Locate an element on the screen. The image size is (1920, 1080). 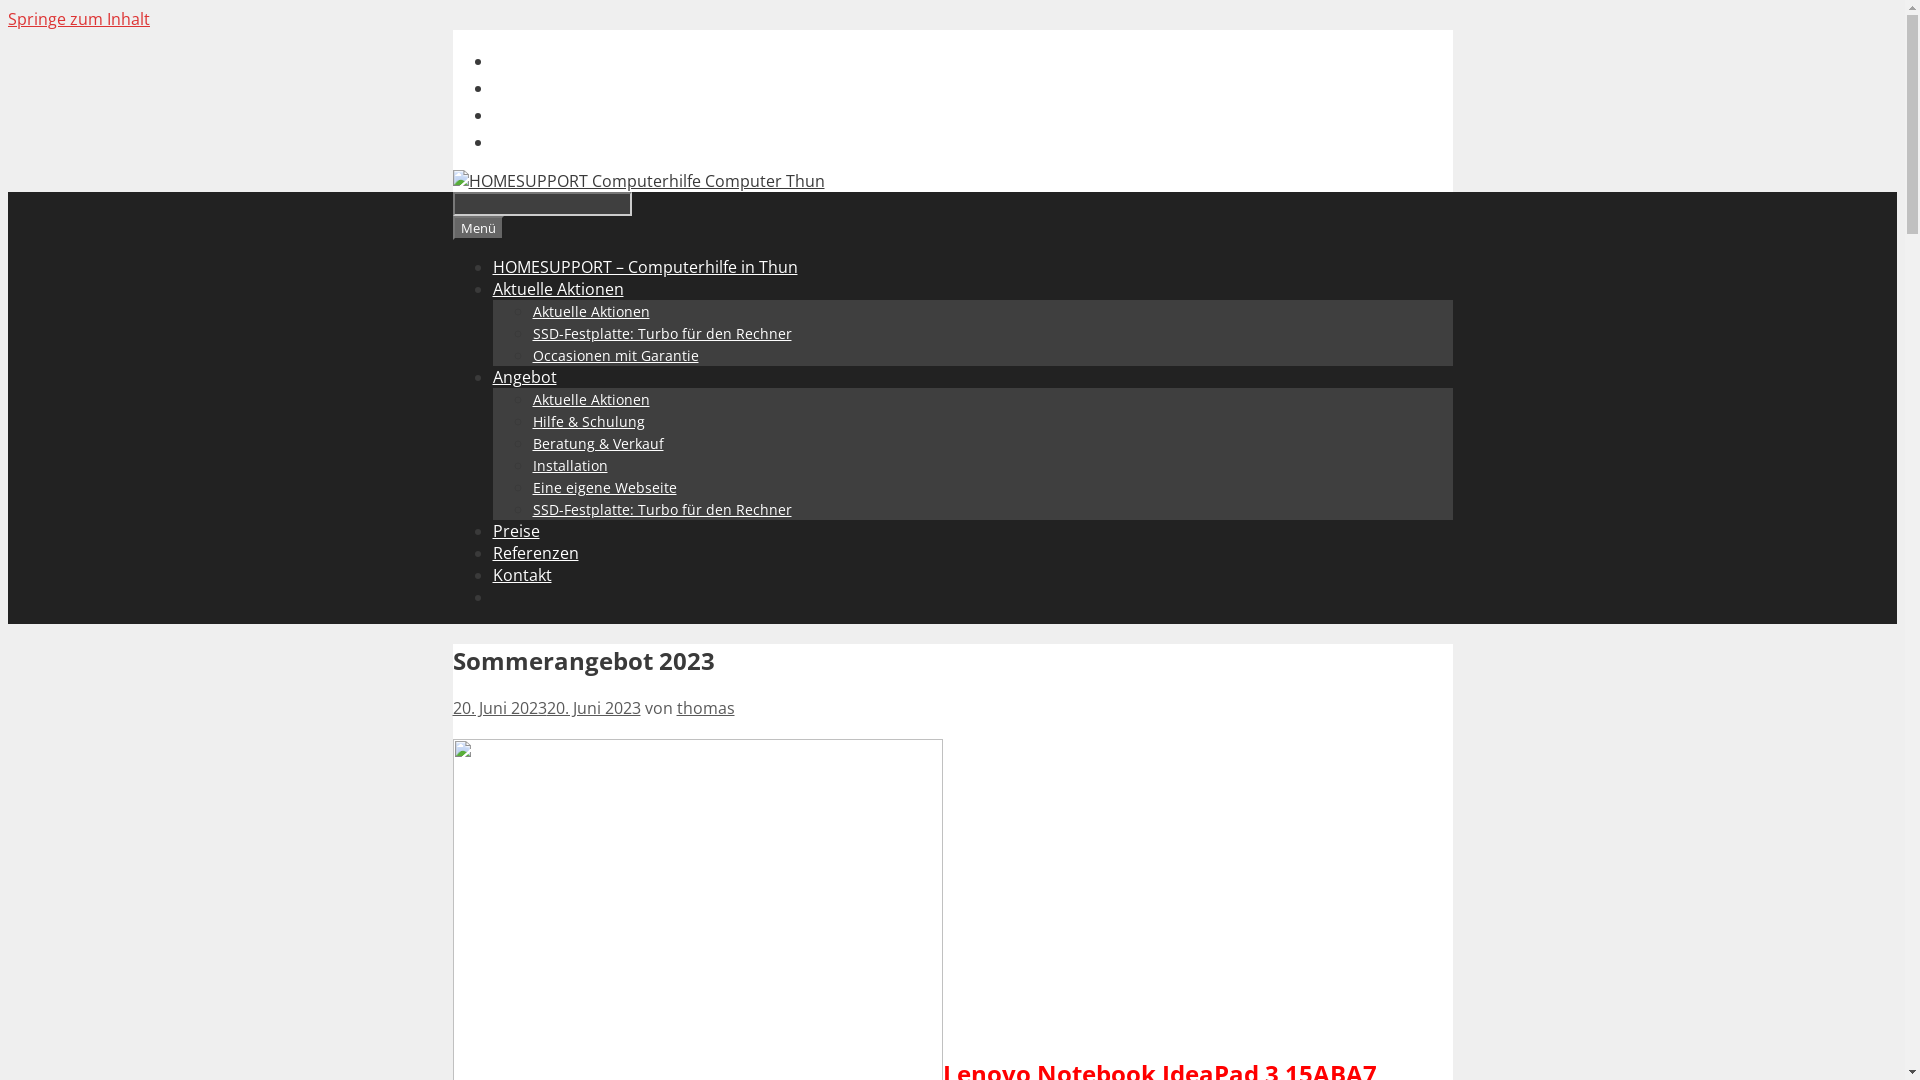
'thomas' is located at coordinates (705, 707).